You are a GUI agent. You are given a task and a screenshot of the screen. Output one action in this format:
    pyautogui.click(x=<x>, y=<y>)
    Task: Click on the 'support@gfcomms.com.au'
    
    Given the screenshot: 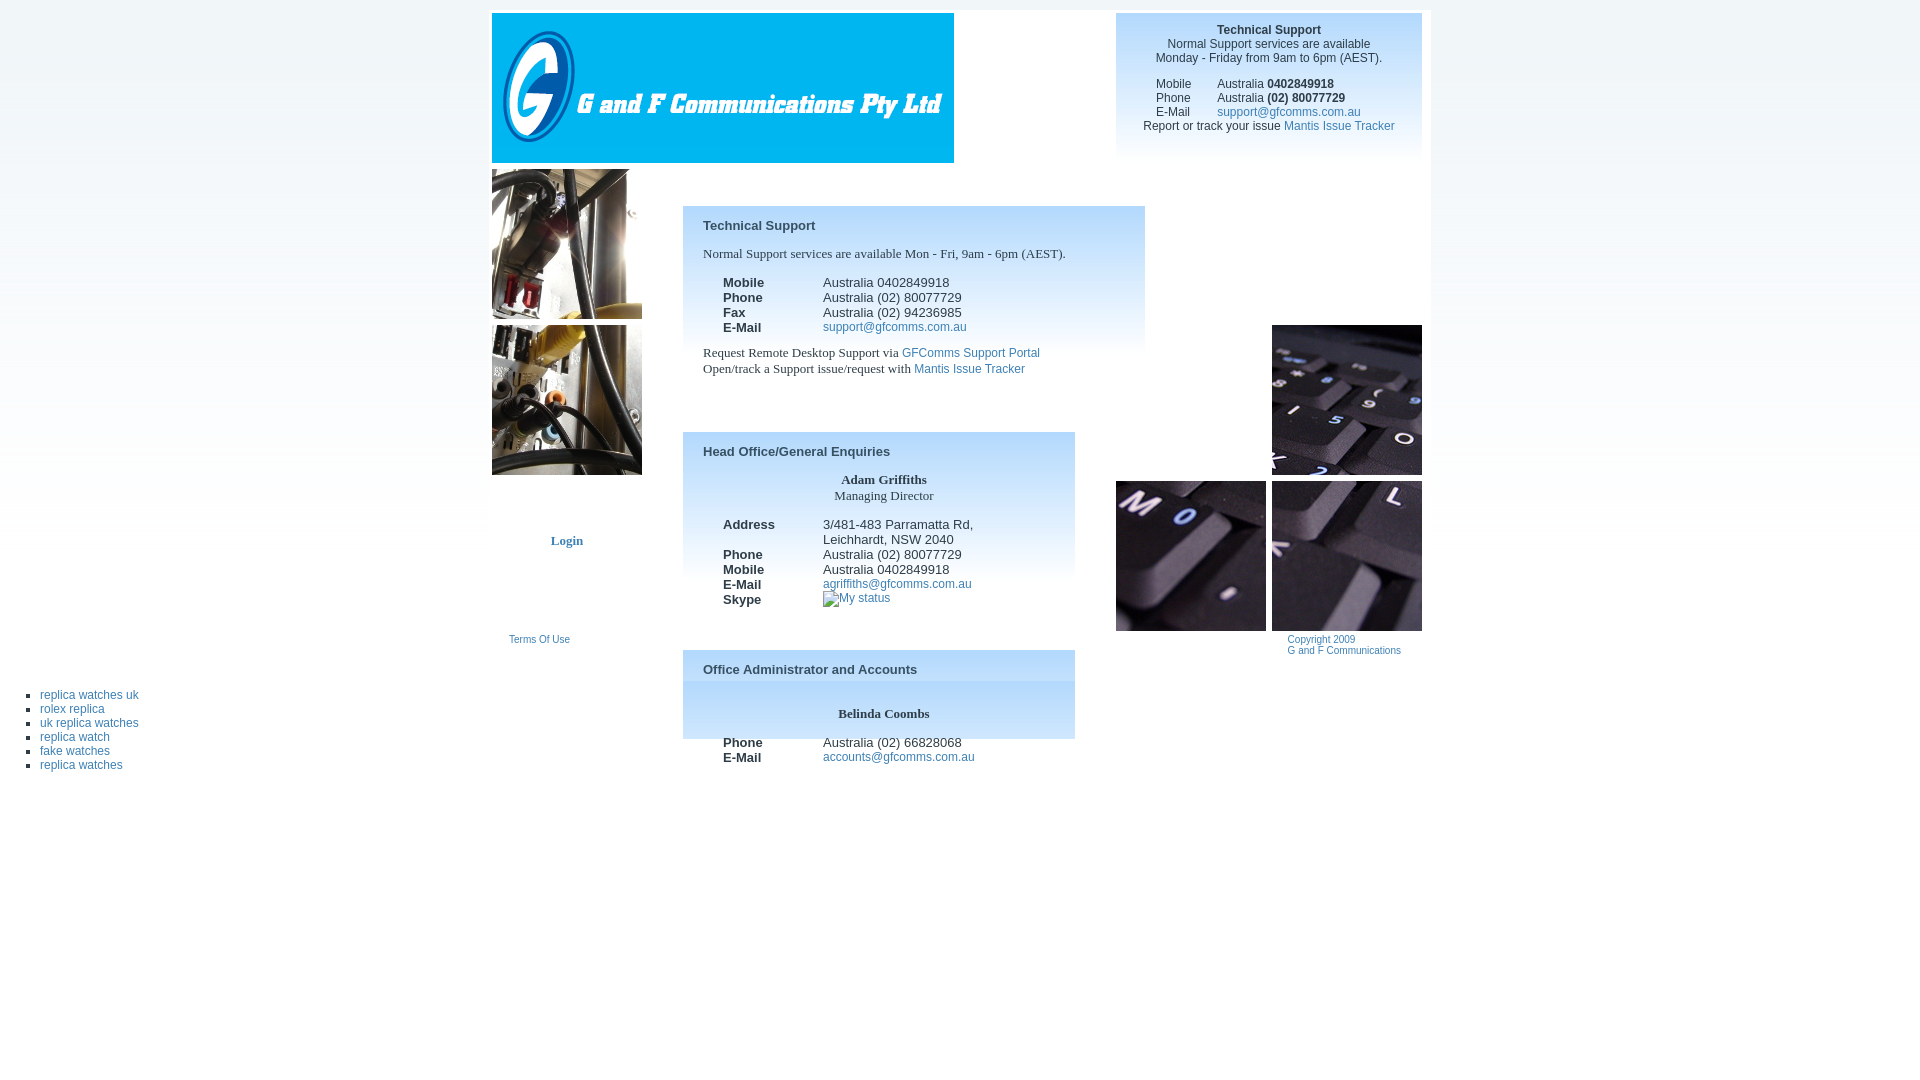 What is the action you would take?
    pyautogui.click(x=1289, y=111)
    